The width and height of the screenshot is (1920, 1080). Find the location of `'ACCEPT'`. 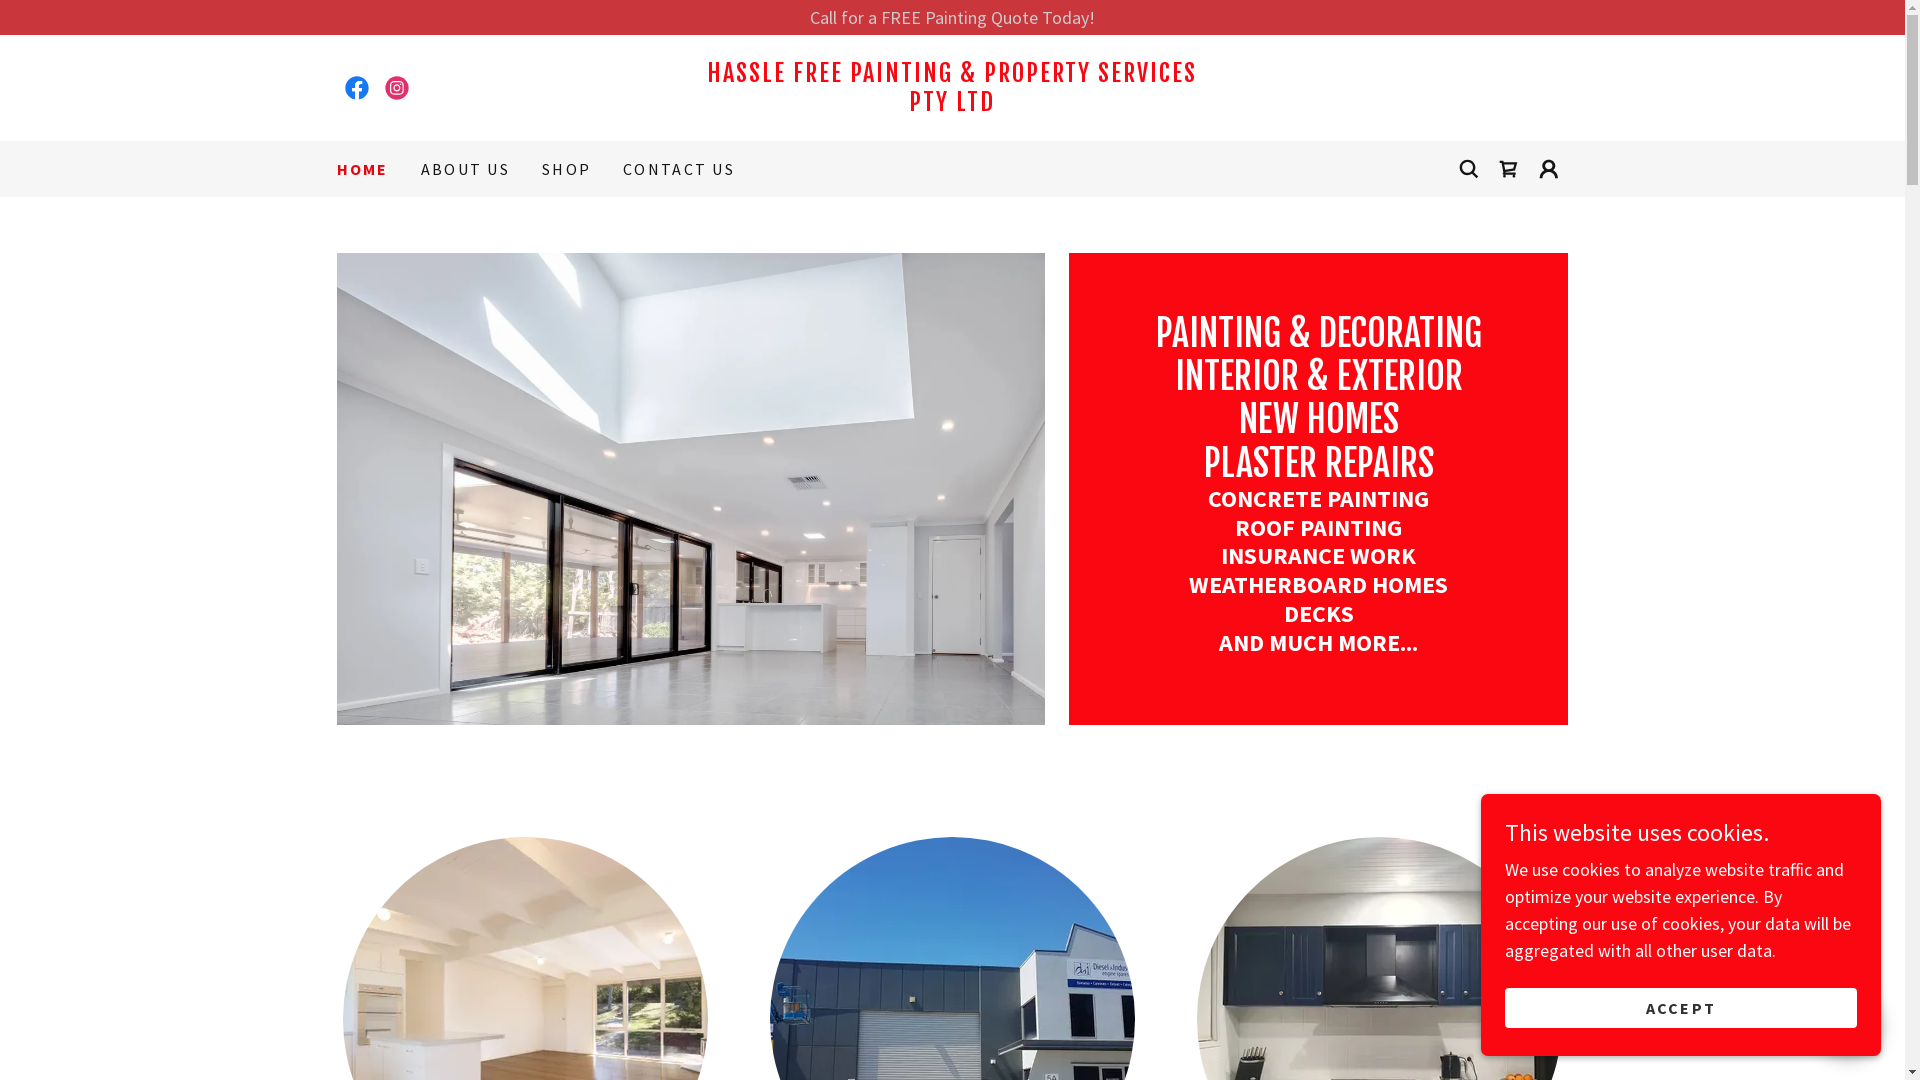

'ACCEPT' is located at coordinates (1680, 1007).